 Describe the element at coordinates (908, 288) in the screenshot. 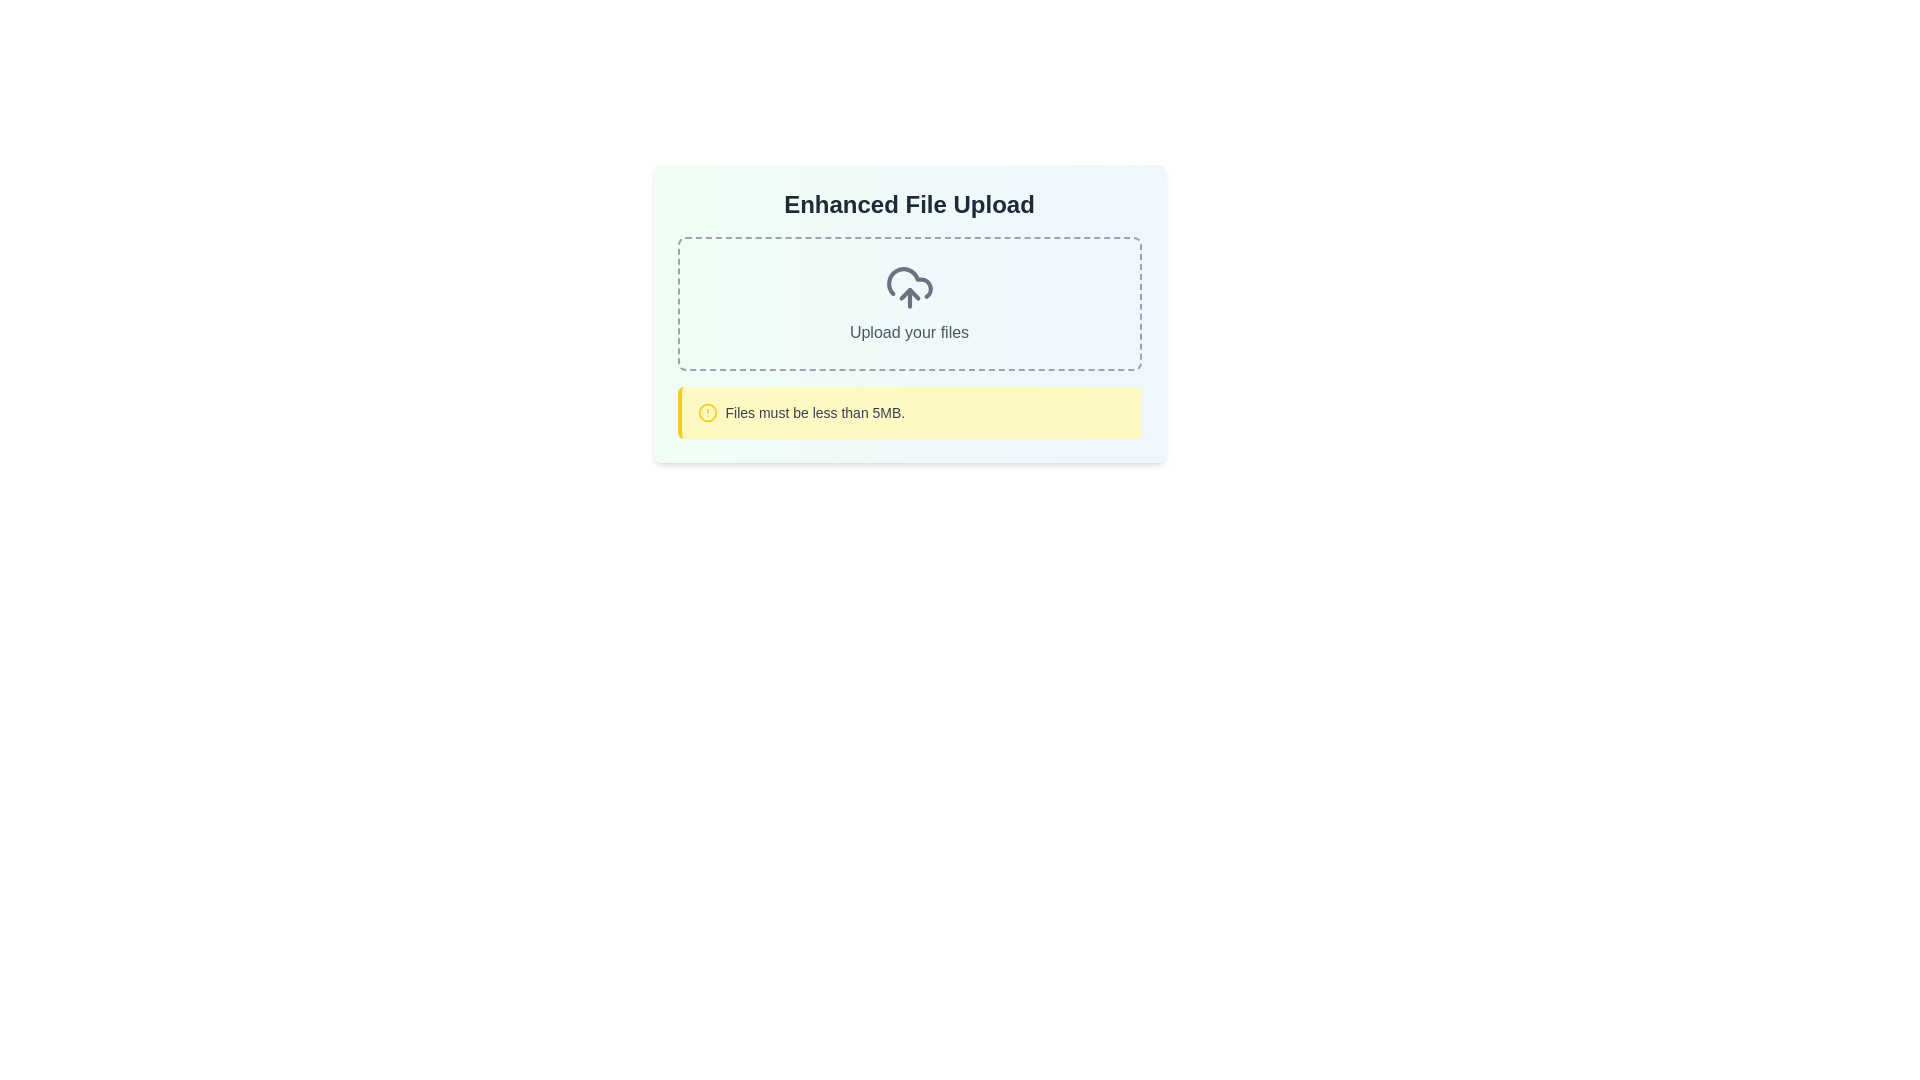

I see `the cloud-shaped upload icon with the upward-pointing arrow` at that location.